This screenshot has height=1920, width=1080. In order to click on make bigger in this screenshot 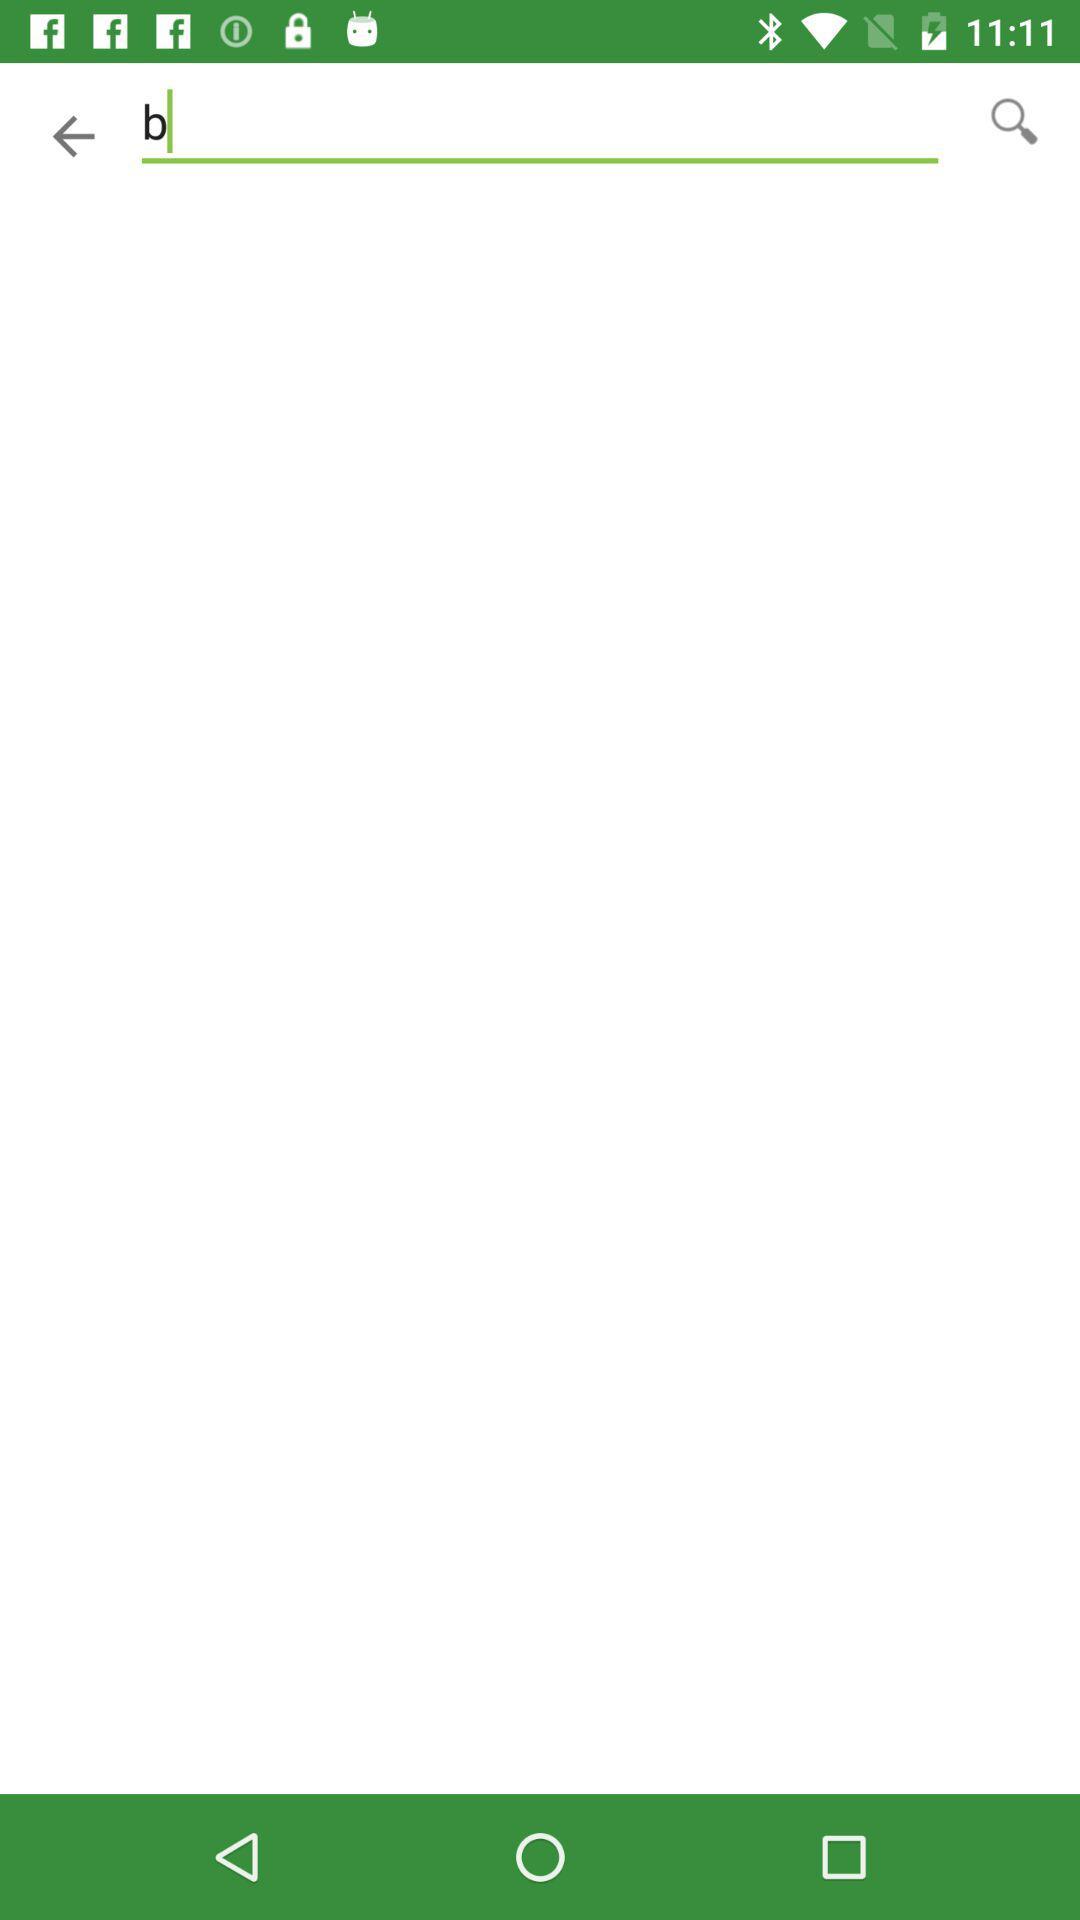, I will do `click(1014, 119)`.